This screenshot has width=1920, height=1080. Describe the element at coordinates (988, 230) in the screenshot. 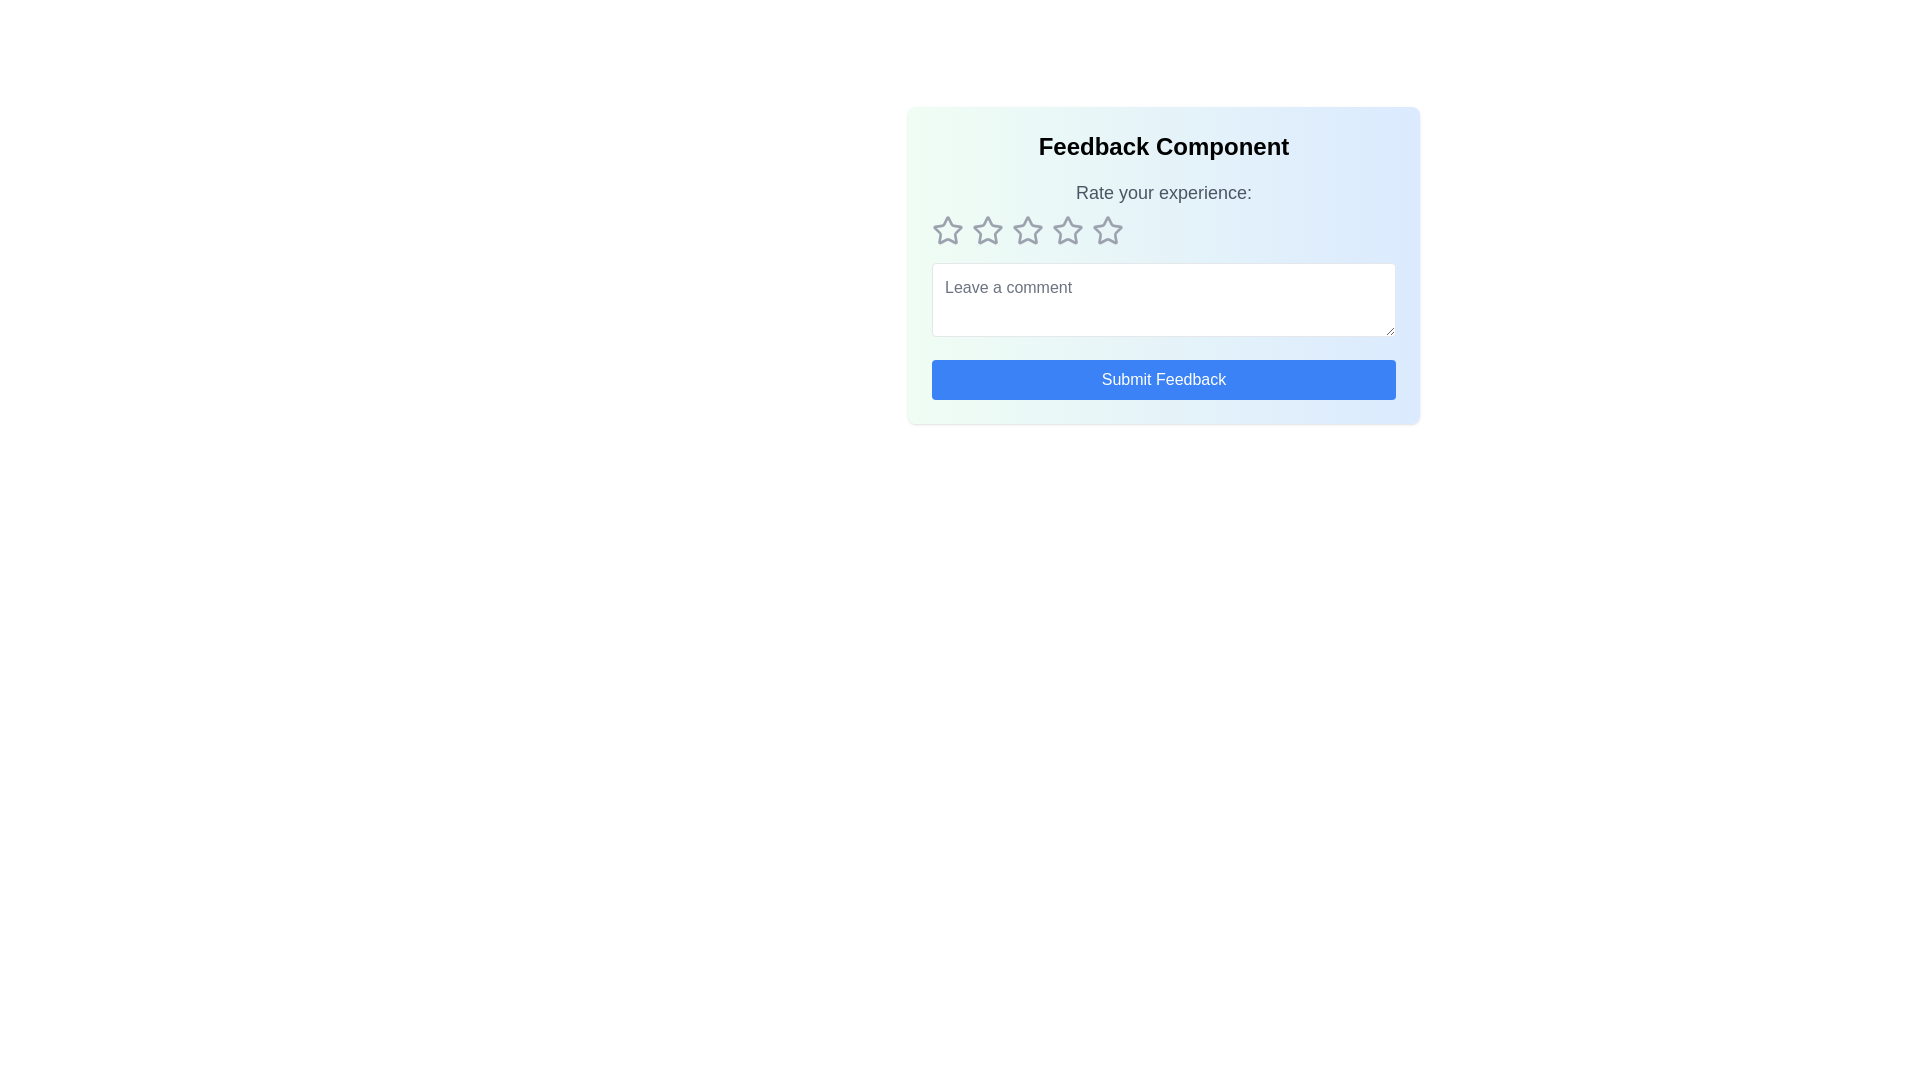

I see `the second star icon in the rating component` at that location.